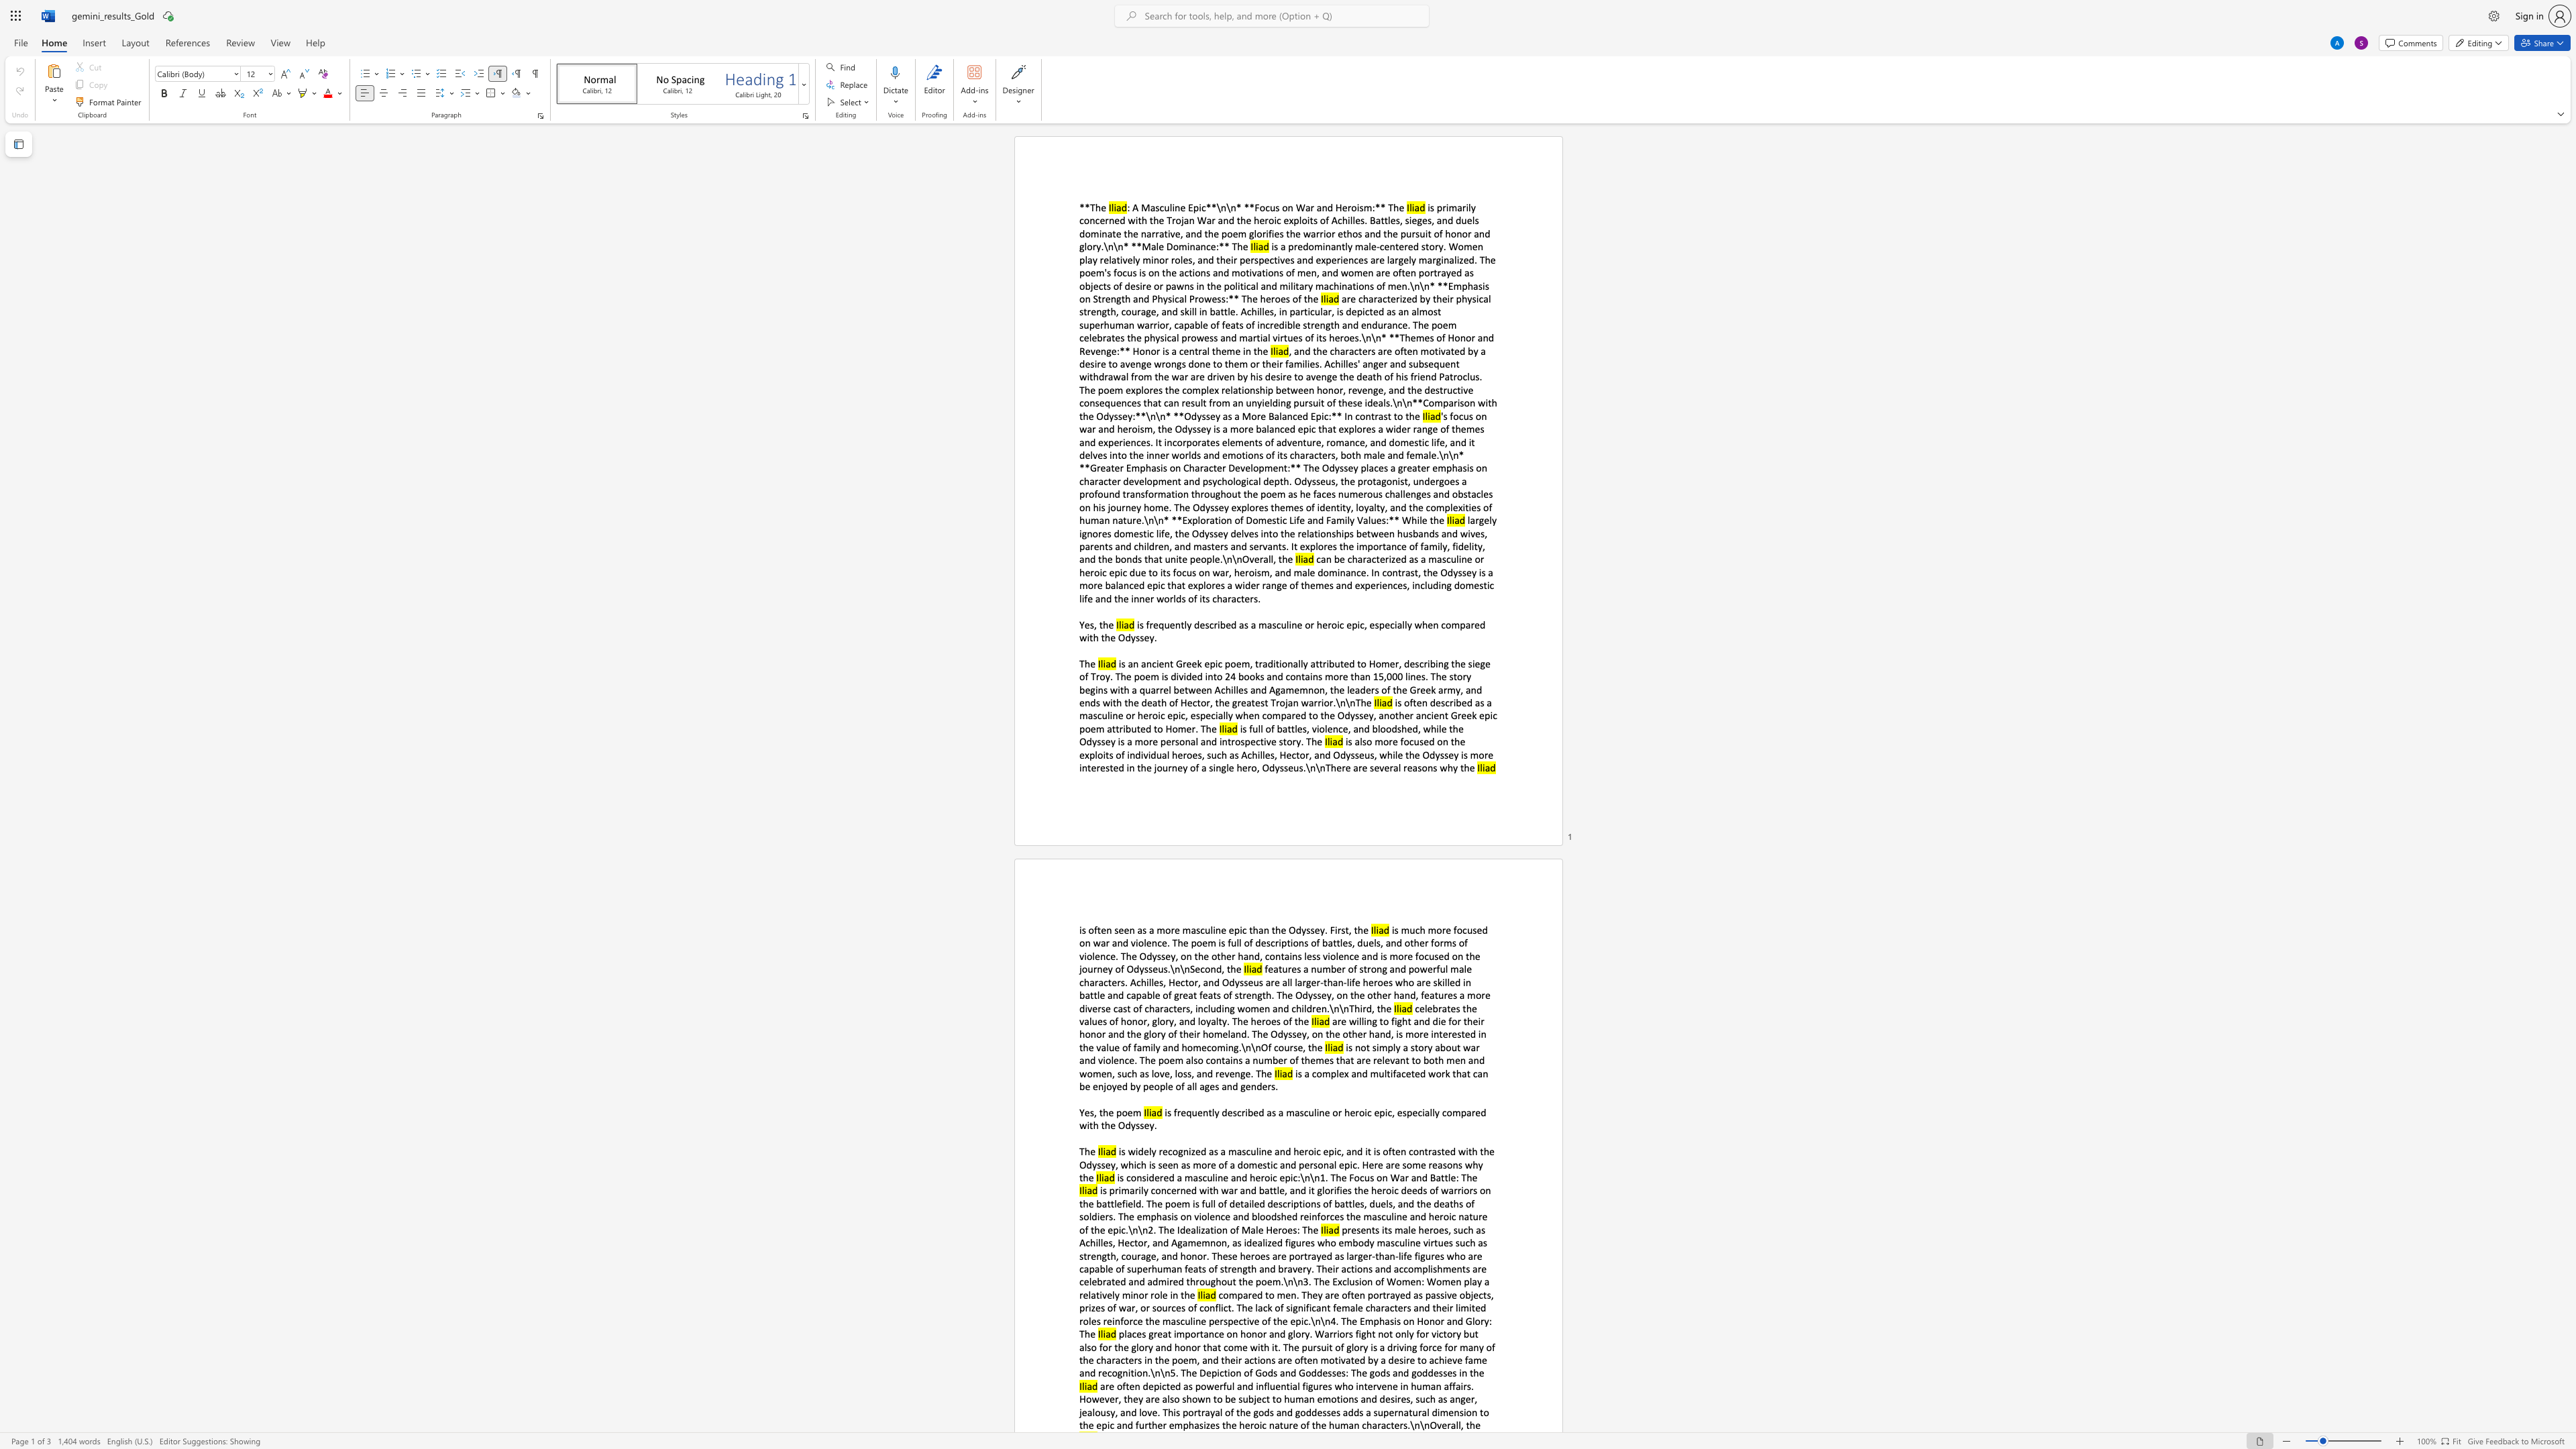  Describe the element at coordinates (1311, 271) in the screenshot. I see `the subset text "n, and women a" within the text "is a predominantly male-centered story. Women play relatively minor roles, and their perspectives and experiences are largely marginalized. The poem"` at that location.